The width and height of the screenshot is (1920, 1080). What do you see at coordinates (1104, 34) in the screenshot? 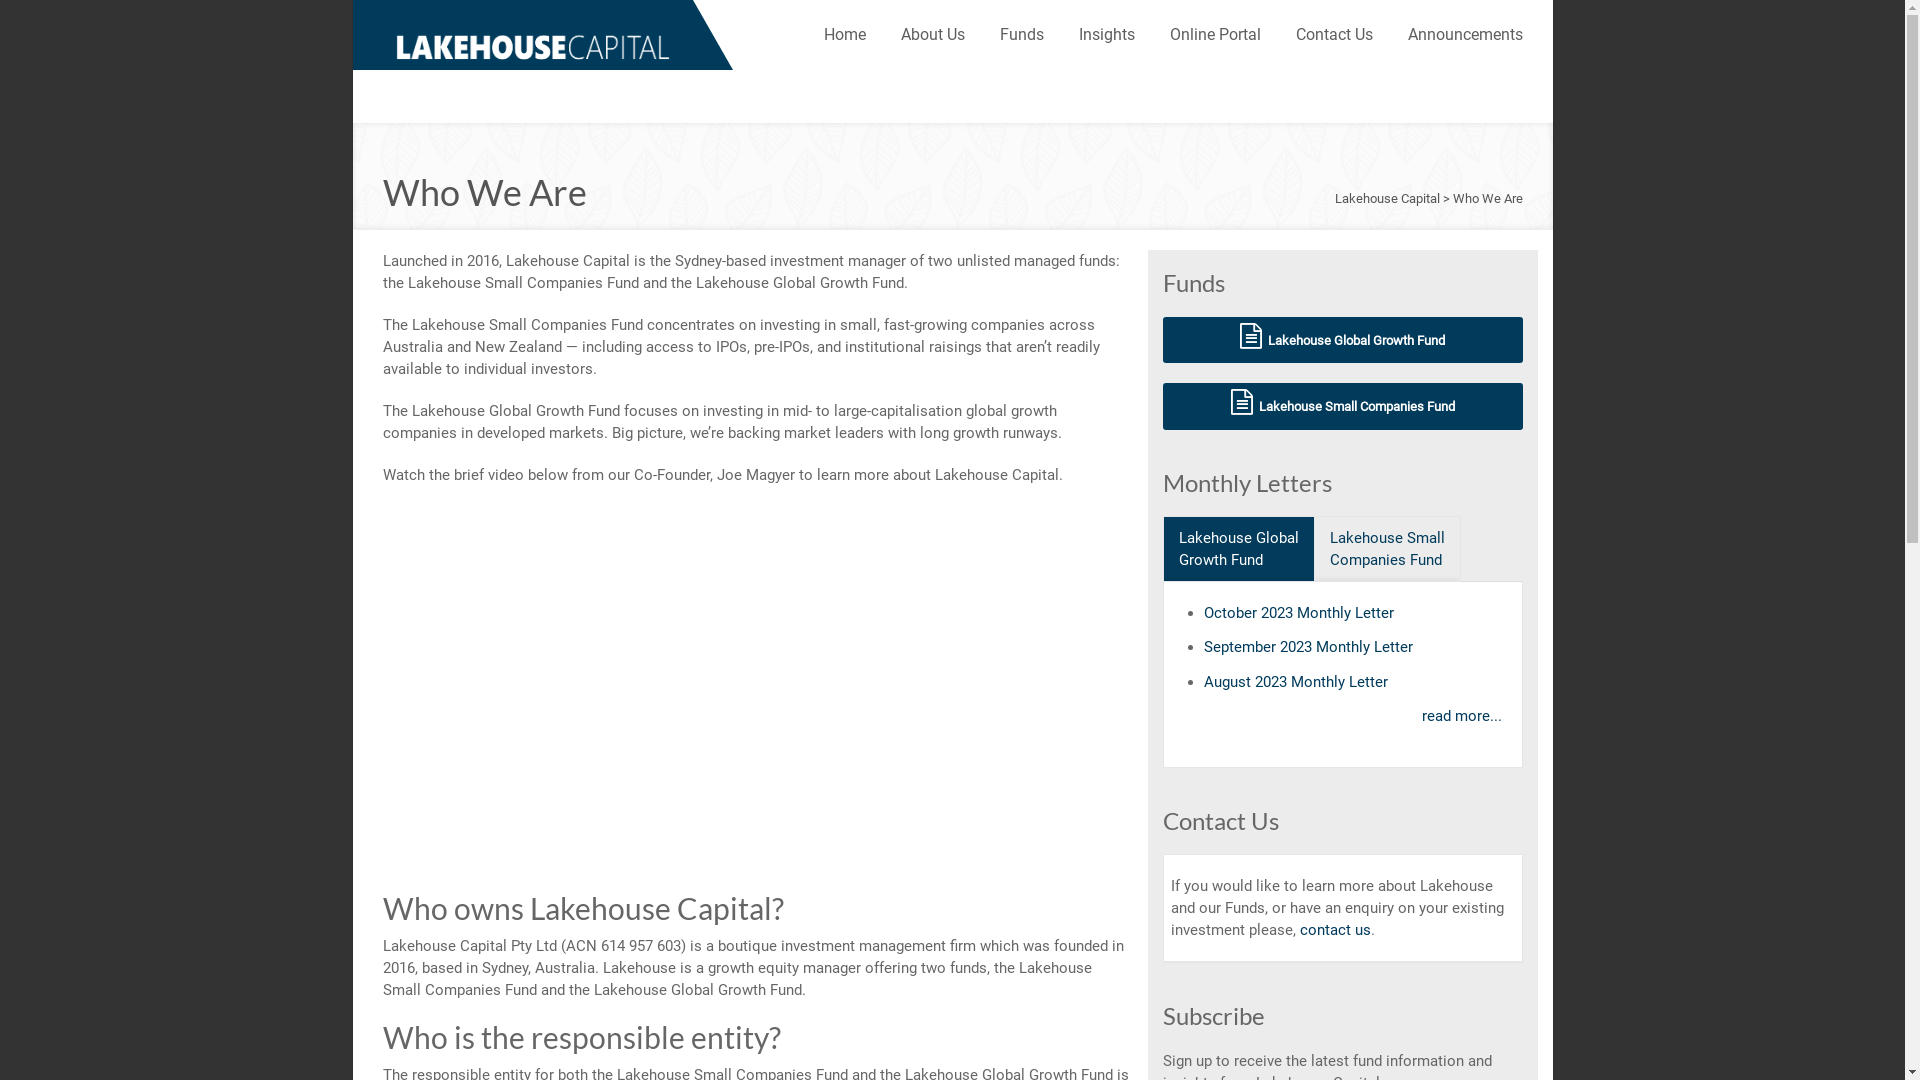
I see `'Insights'` at bounding box center [1104, 34].